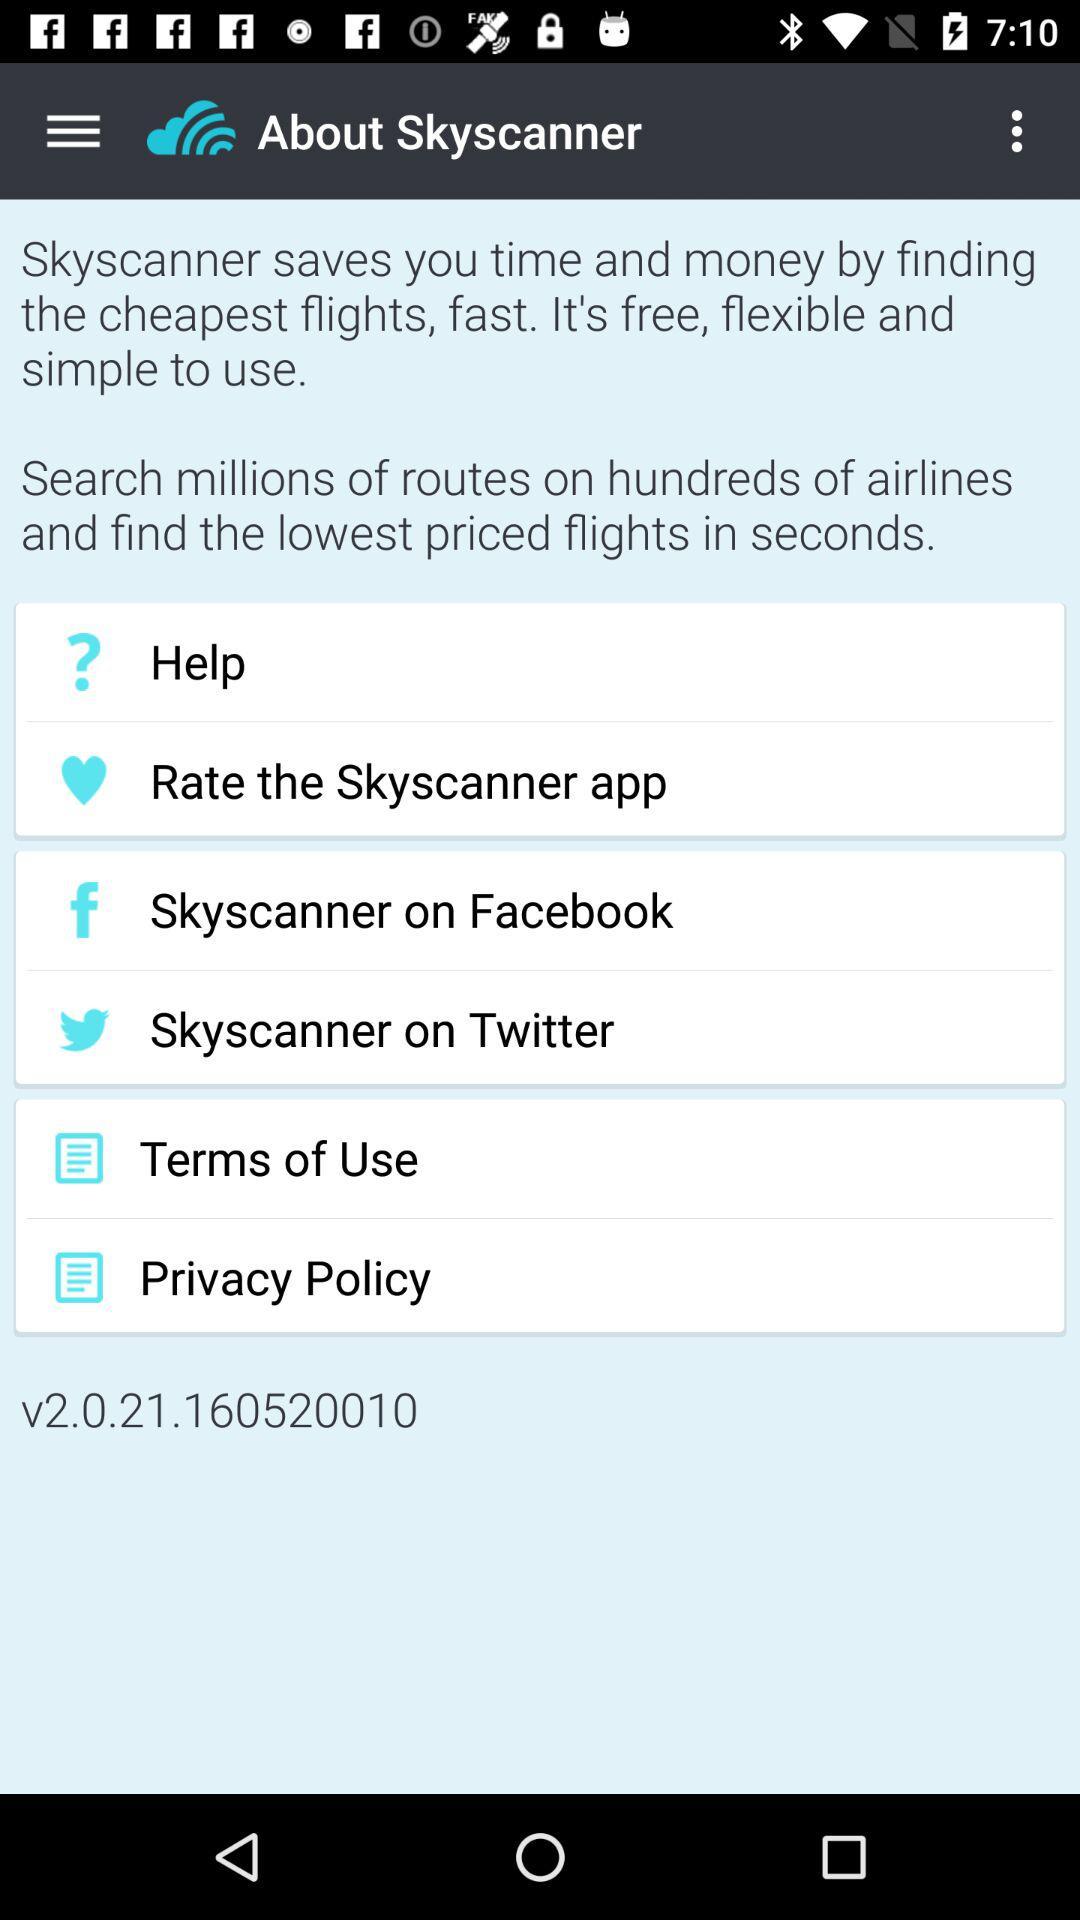 The width and height of the screenshot is (1080, 1920). Describe the element at coordinates (540, 1276) in the screenshot. I see `the item above the v2 0 21 item` at that location.